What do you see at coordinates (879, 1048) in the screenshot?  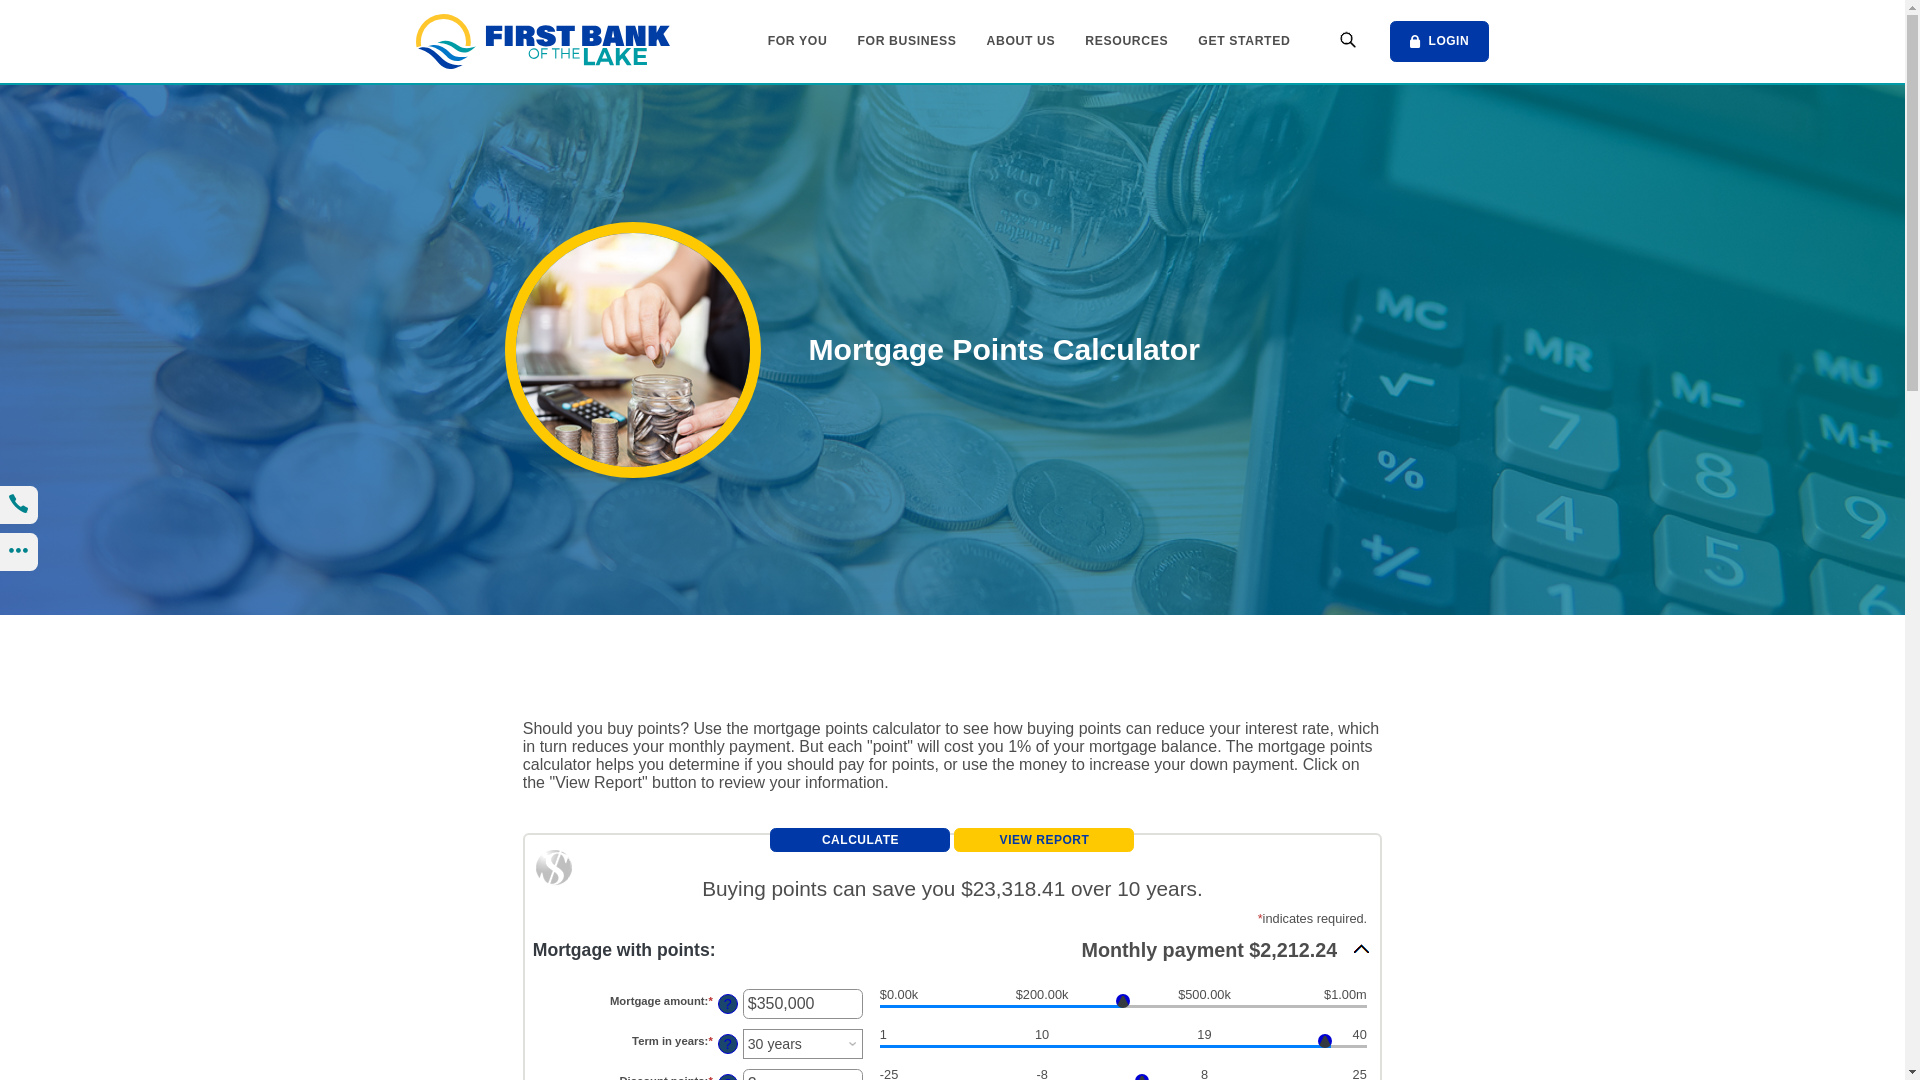 I see `'Term in years slider'` at bounding box center [879, 1048].